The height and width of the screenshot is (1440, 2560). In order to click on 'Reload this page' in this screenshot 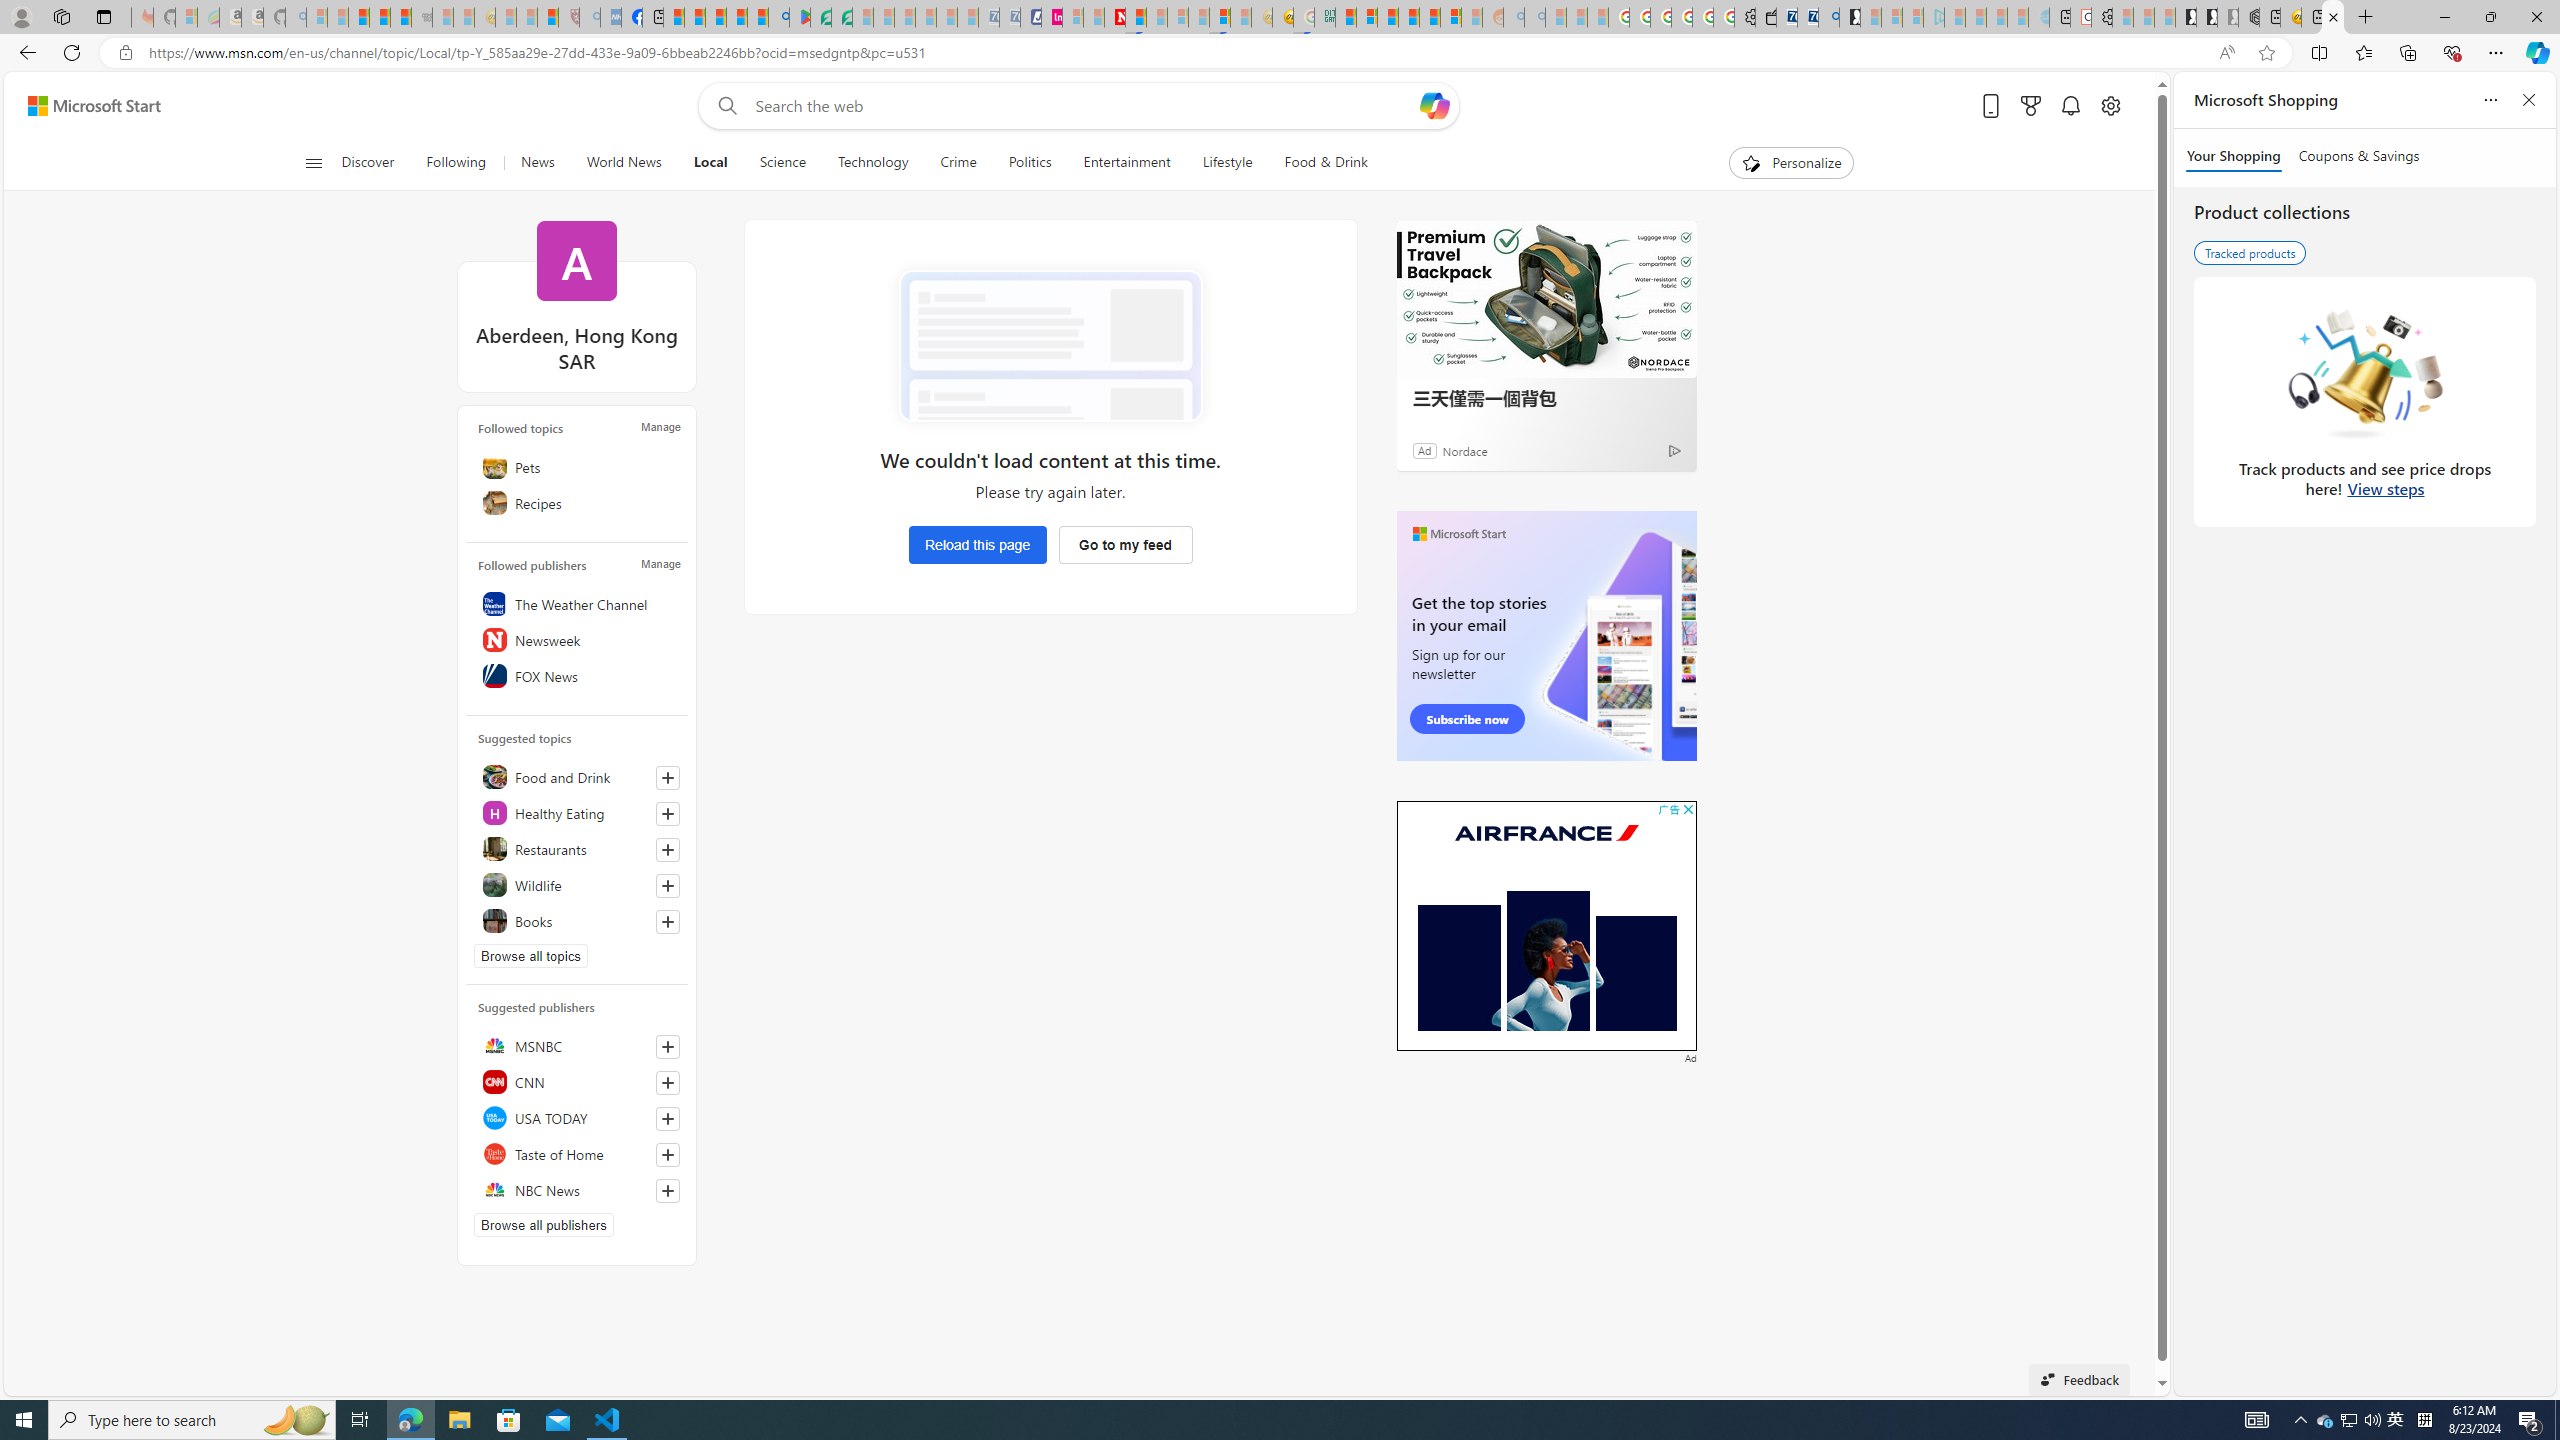, I will do `click(977, 544)`.